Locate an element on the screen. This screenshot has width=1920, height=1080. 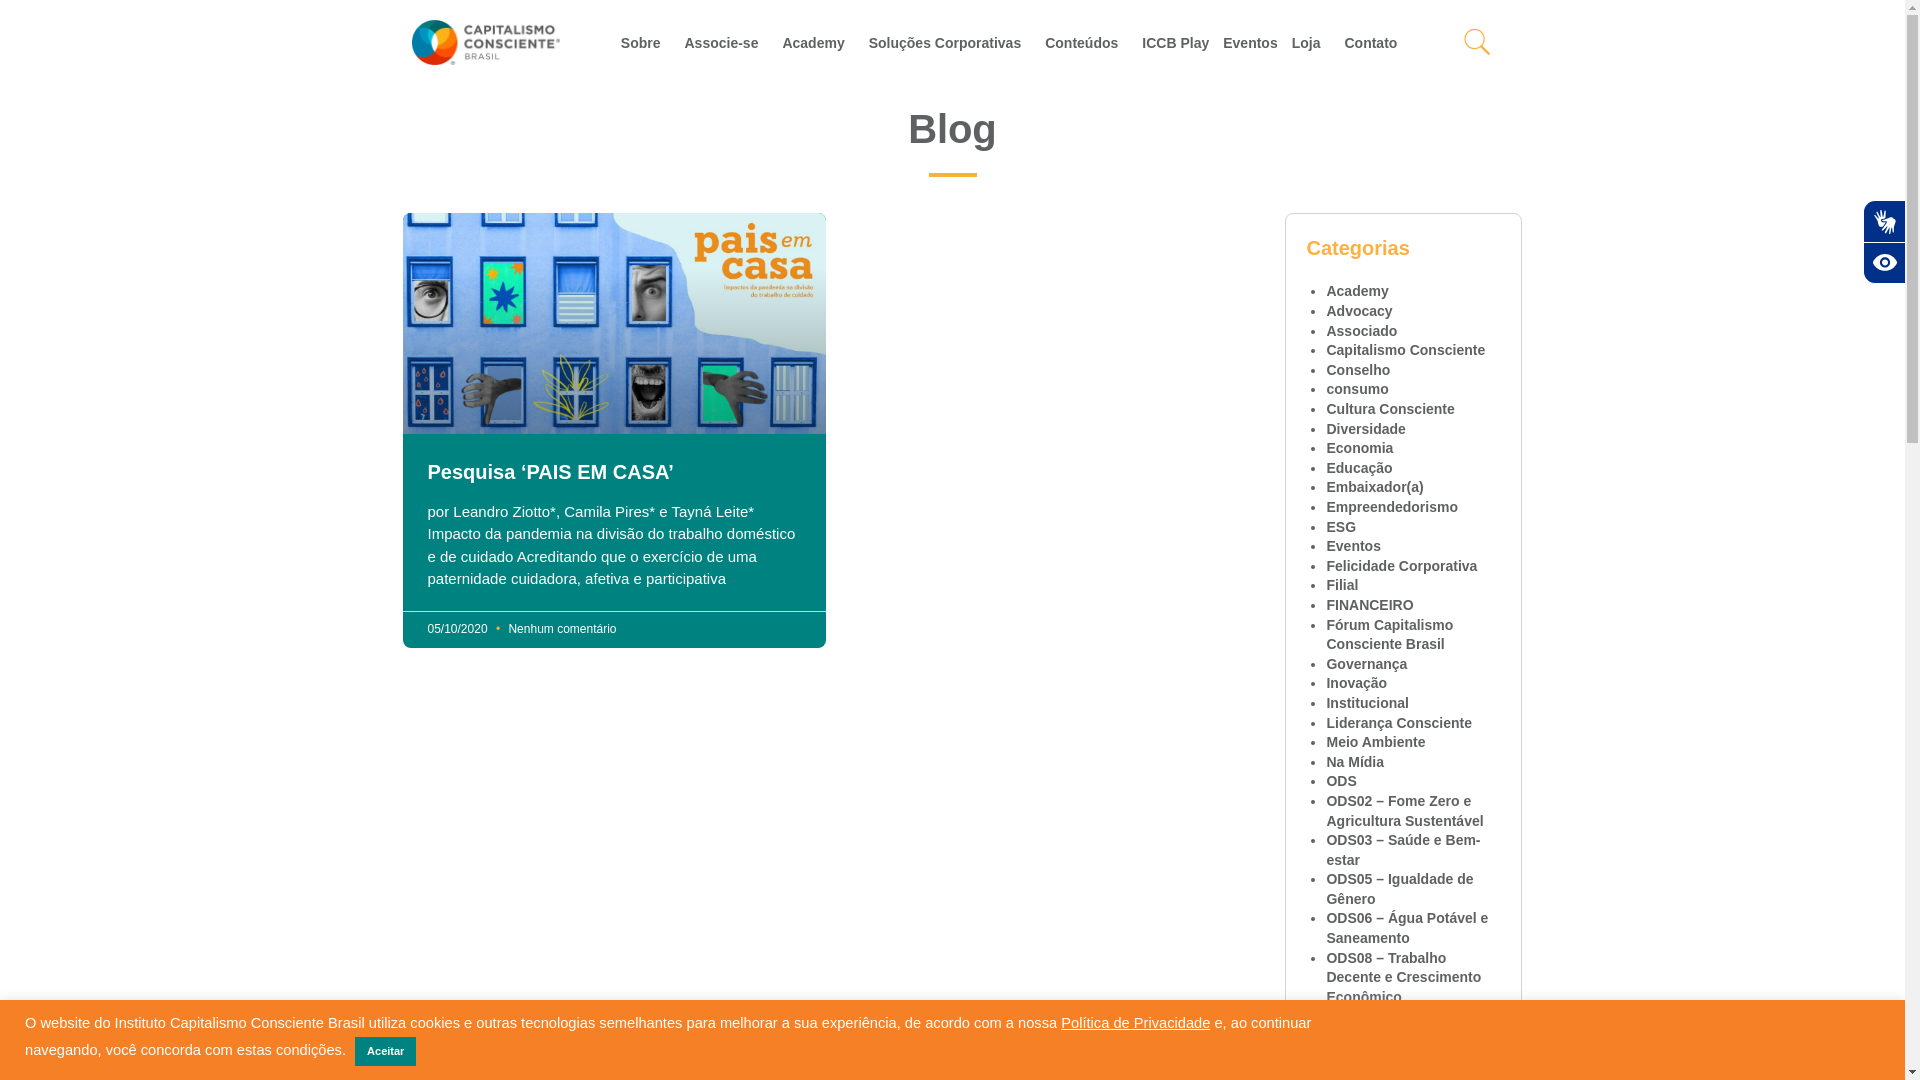
'Loja' is located at coordinates (1285, 42).